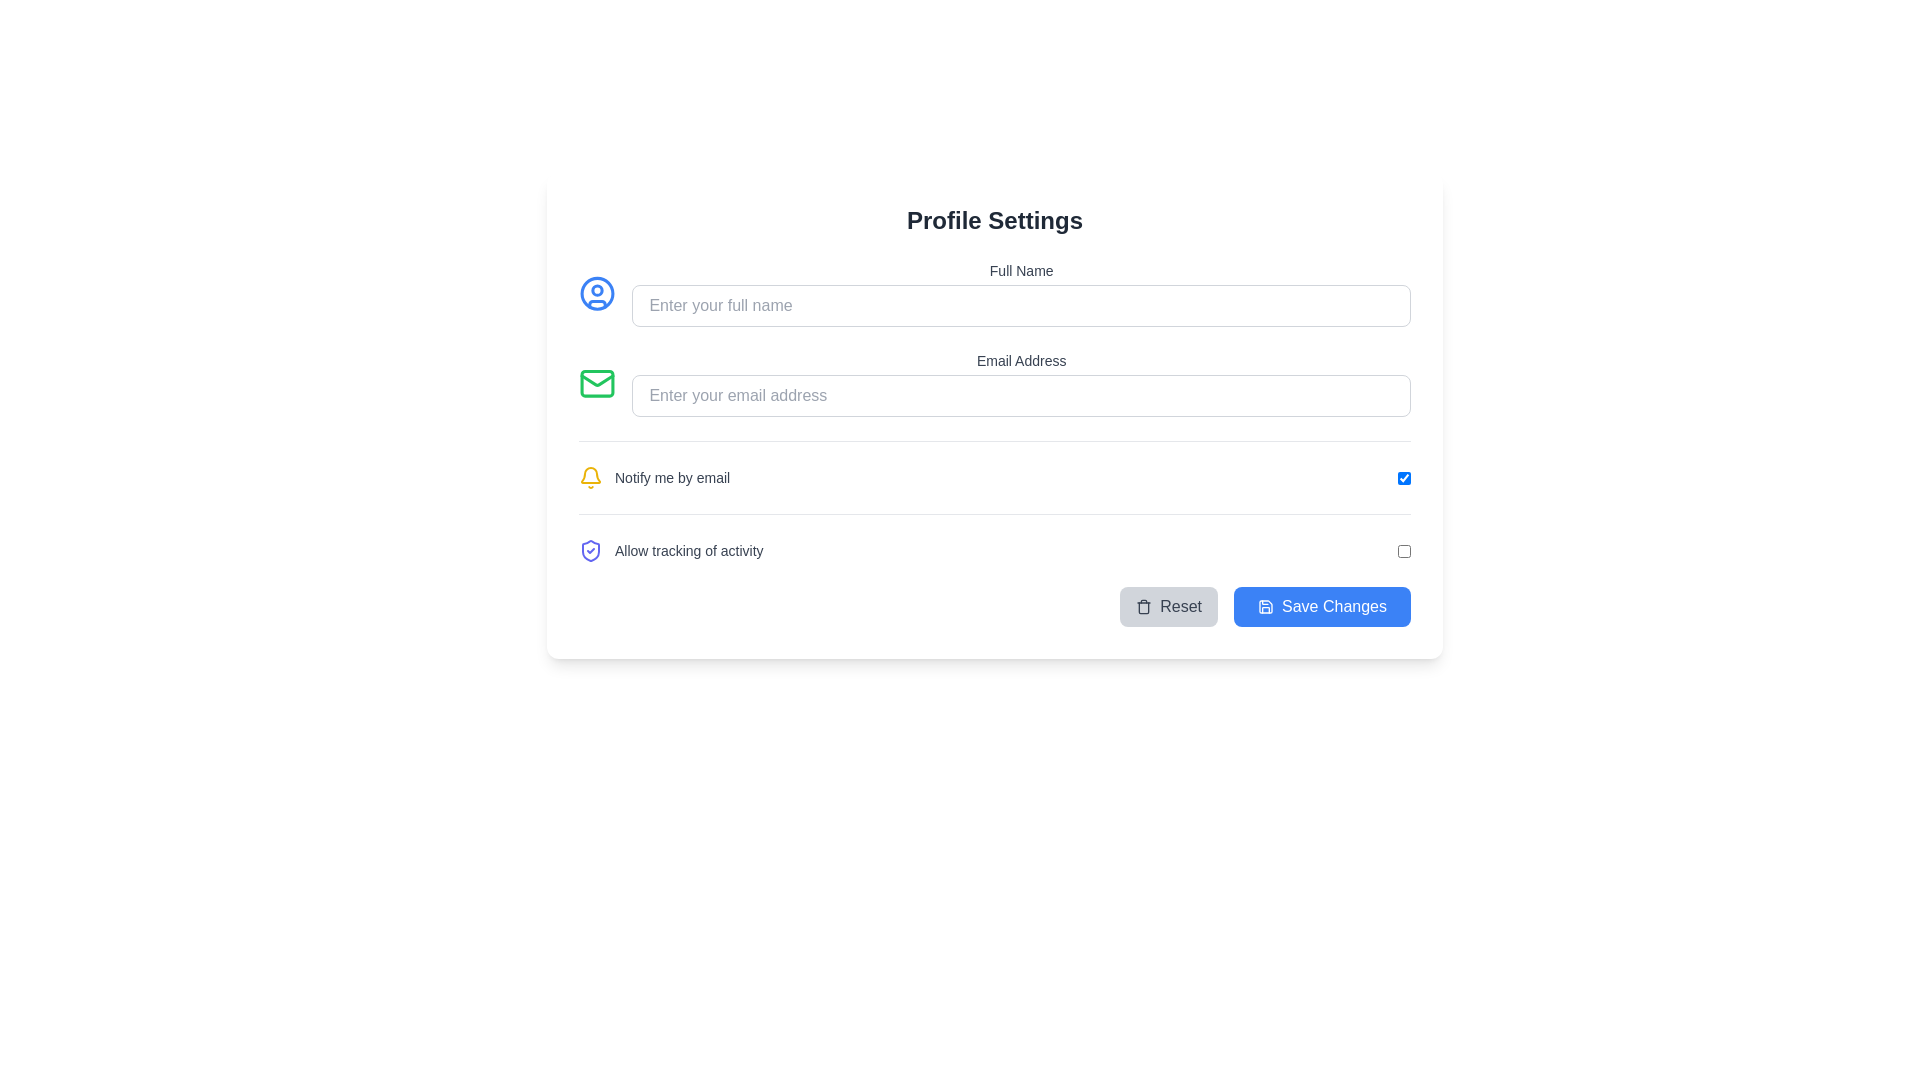 Image resolution: width=1920 pixels, height=1080 pixels. Describe the element at coordinates (1265, 605) in the screenshot. I see `the 'Save Changes' button, which is represented by a blue disk-shaped icon located to the left of the text 'Save Changes' at the lower right section of the form interface` at that location.